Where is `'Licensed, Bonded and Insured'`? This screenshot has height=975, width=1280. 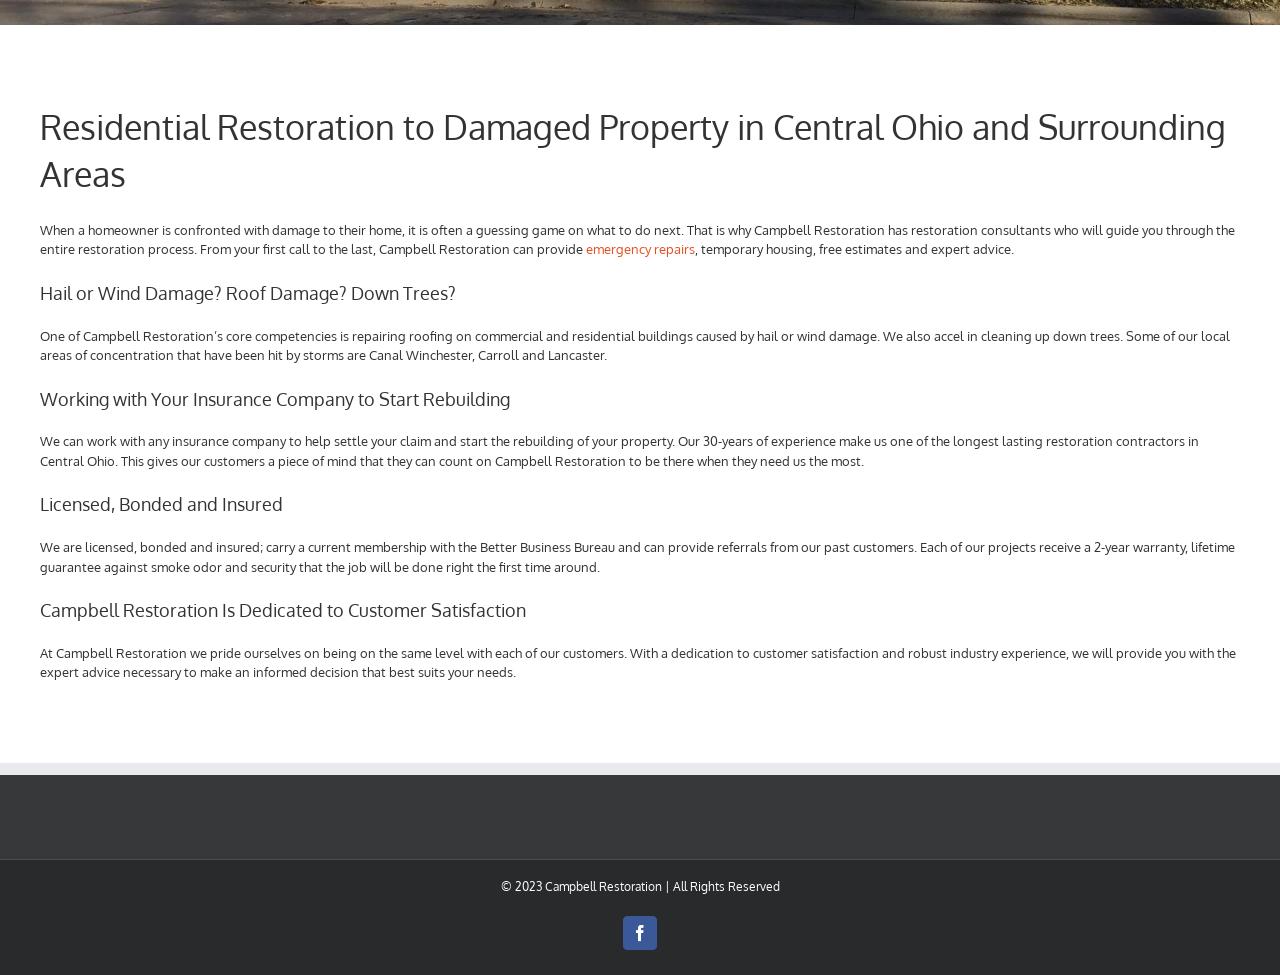 'Licensed, Bonded and Insured' is located at coordinates (39, 502).